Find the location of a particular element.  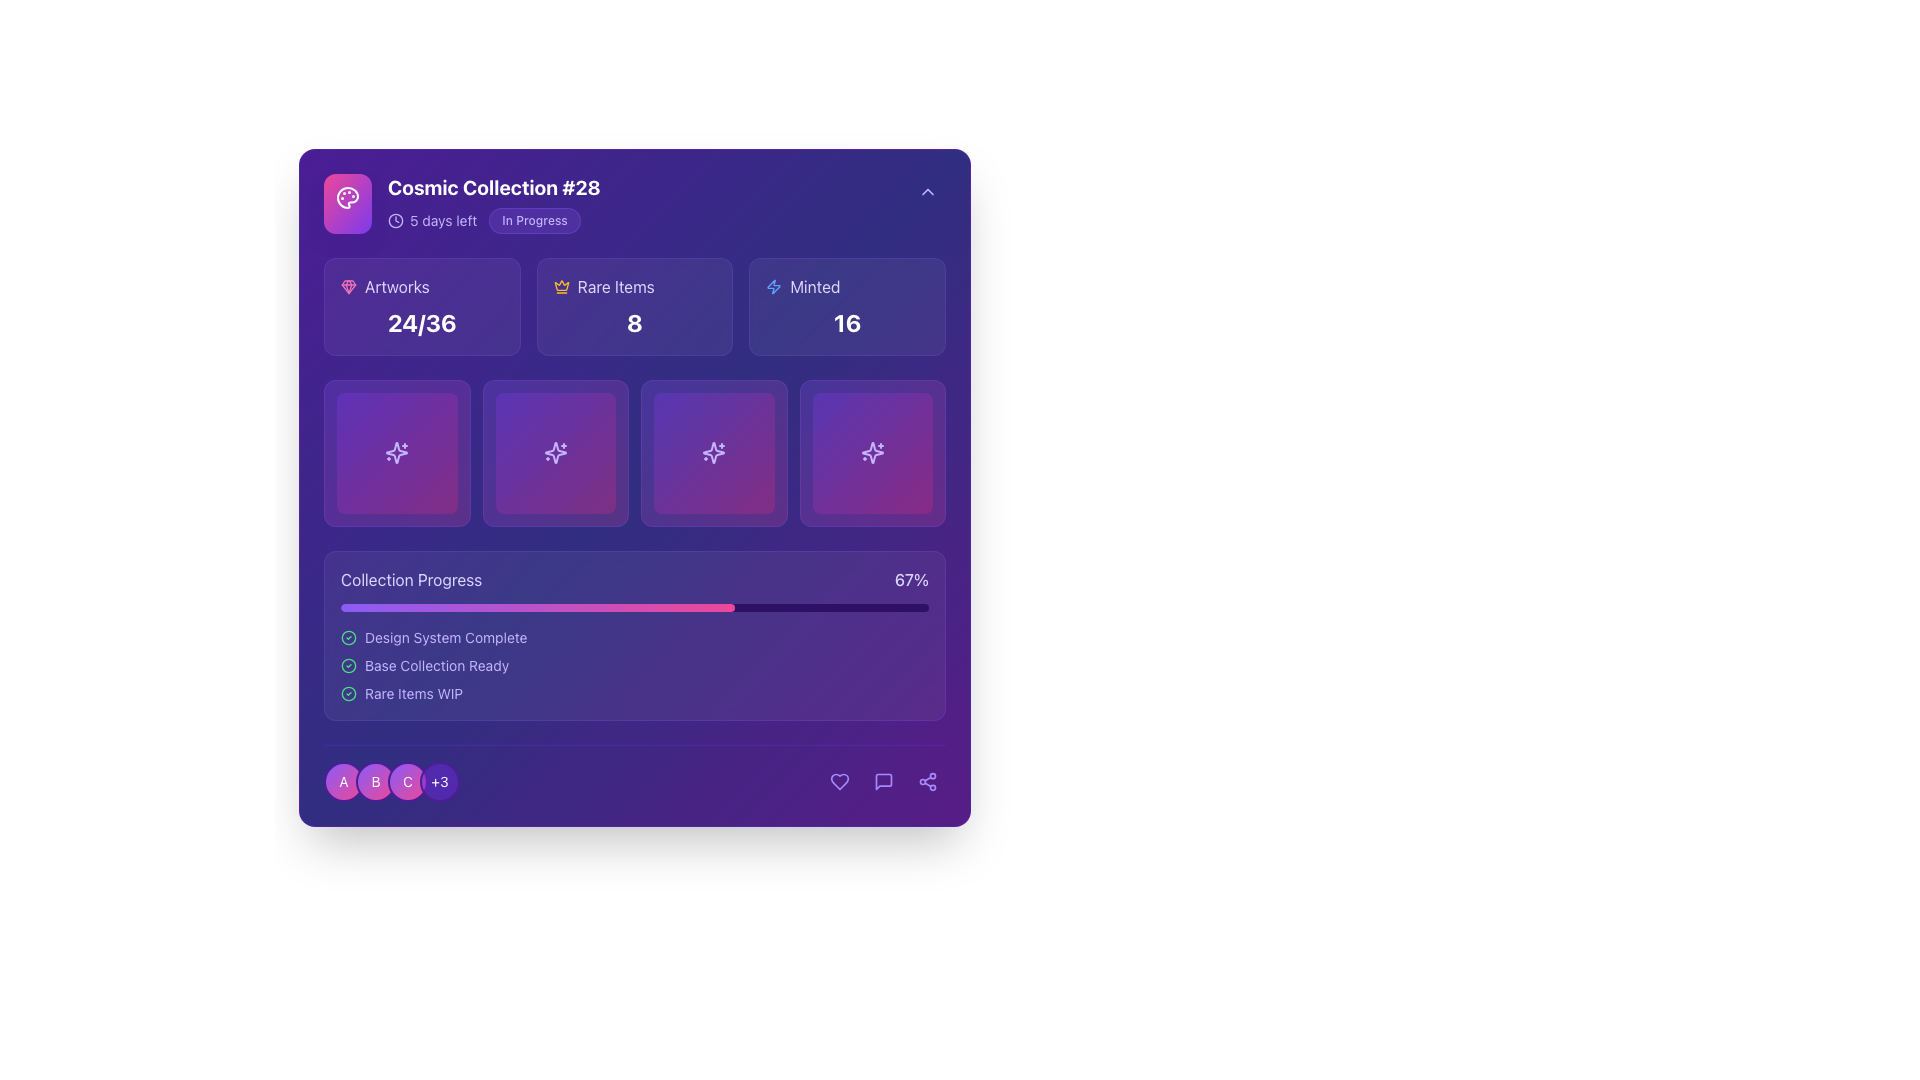

the circular icon with a green border and checkmark inside, indicating a completed status, which is the leftmost component of the 'Design System Complete' item in the 'Collection Progress' section is located at coordinates (349, 637).